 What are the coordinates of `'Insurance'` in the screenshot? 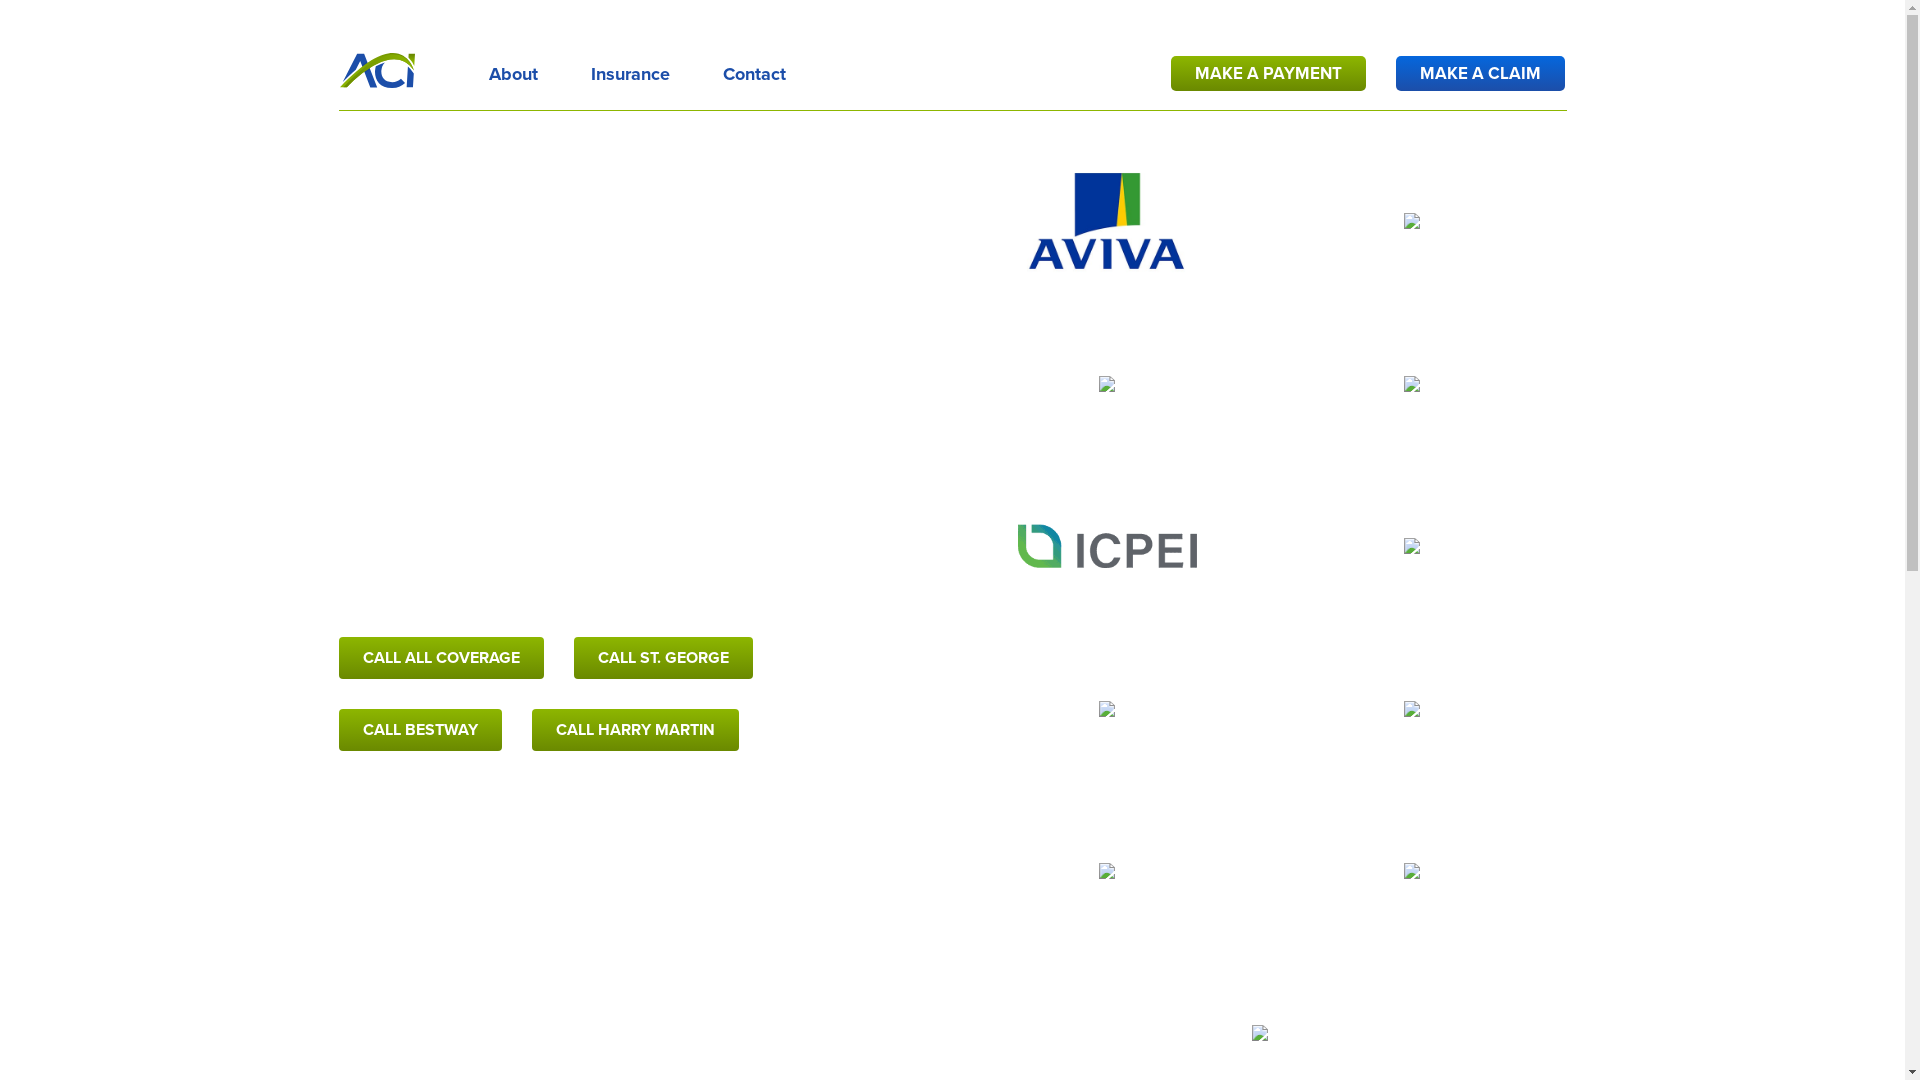 It's located at (628, 69).